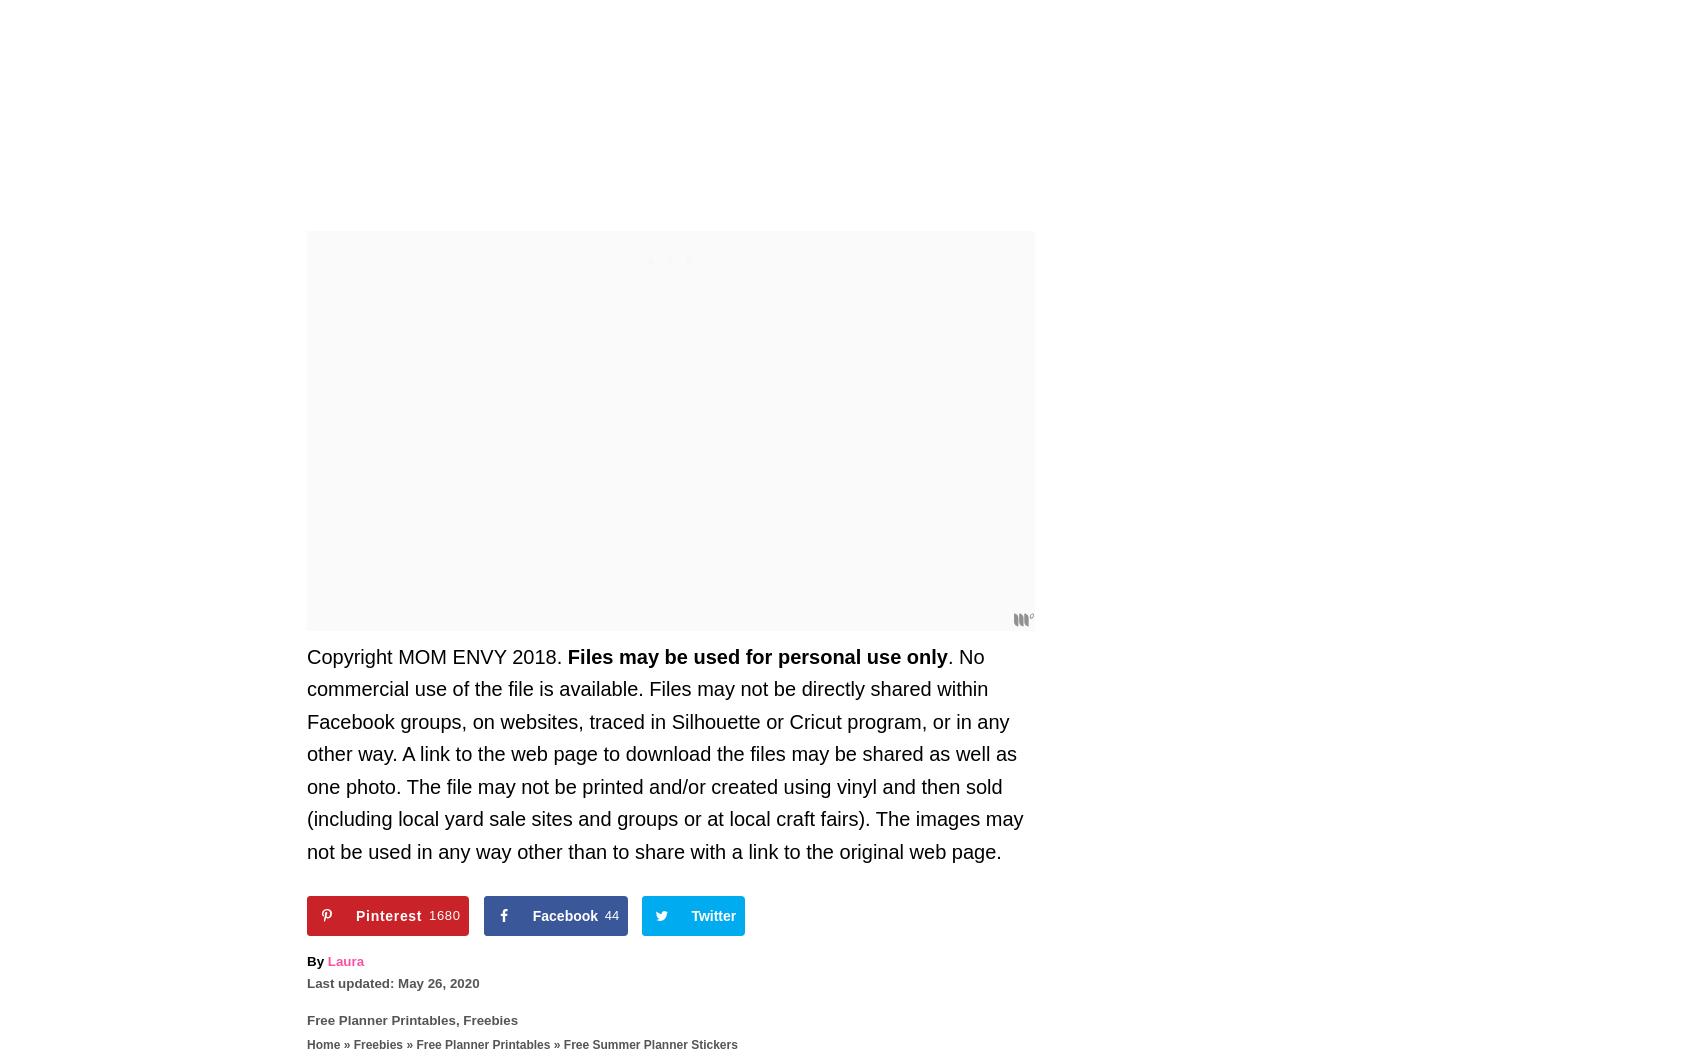 The height and width of the screenshot is (1056, 1692). What do you see at coordinates (442, 914) in the screenshot?
I see `'1680'` at bounding box center [442, 914].